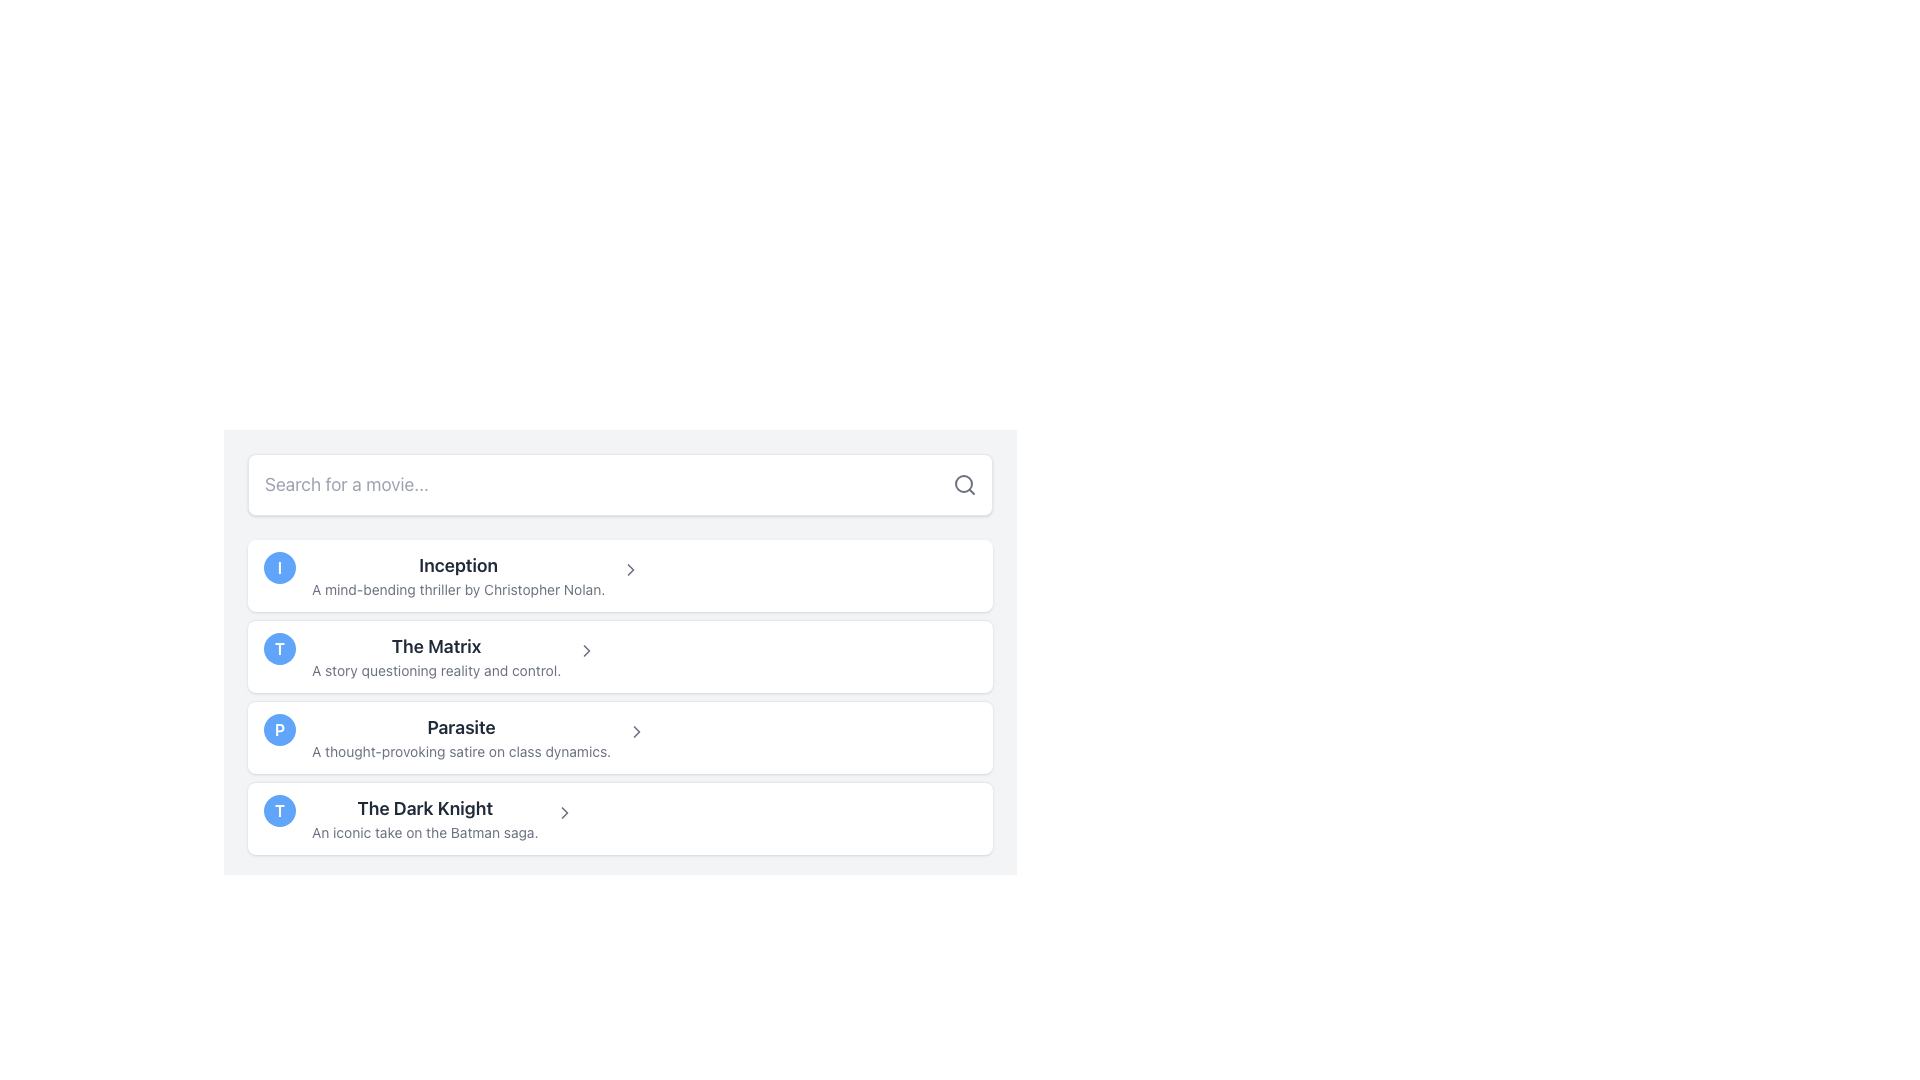  I want to click on tagline text element that provides a brief description for the movie 'Inception', located under the title 'Inception' in the grouped layout, so click(457, 589).